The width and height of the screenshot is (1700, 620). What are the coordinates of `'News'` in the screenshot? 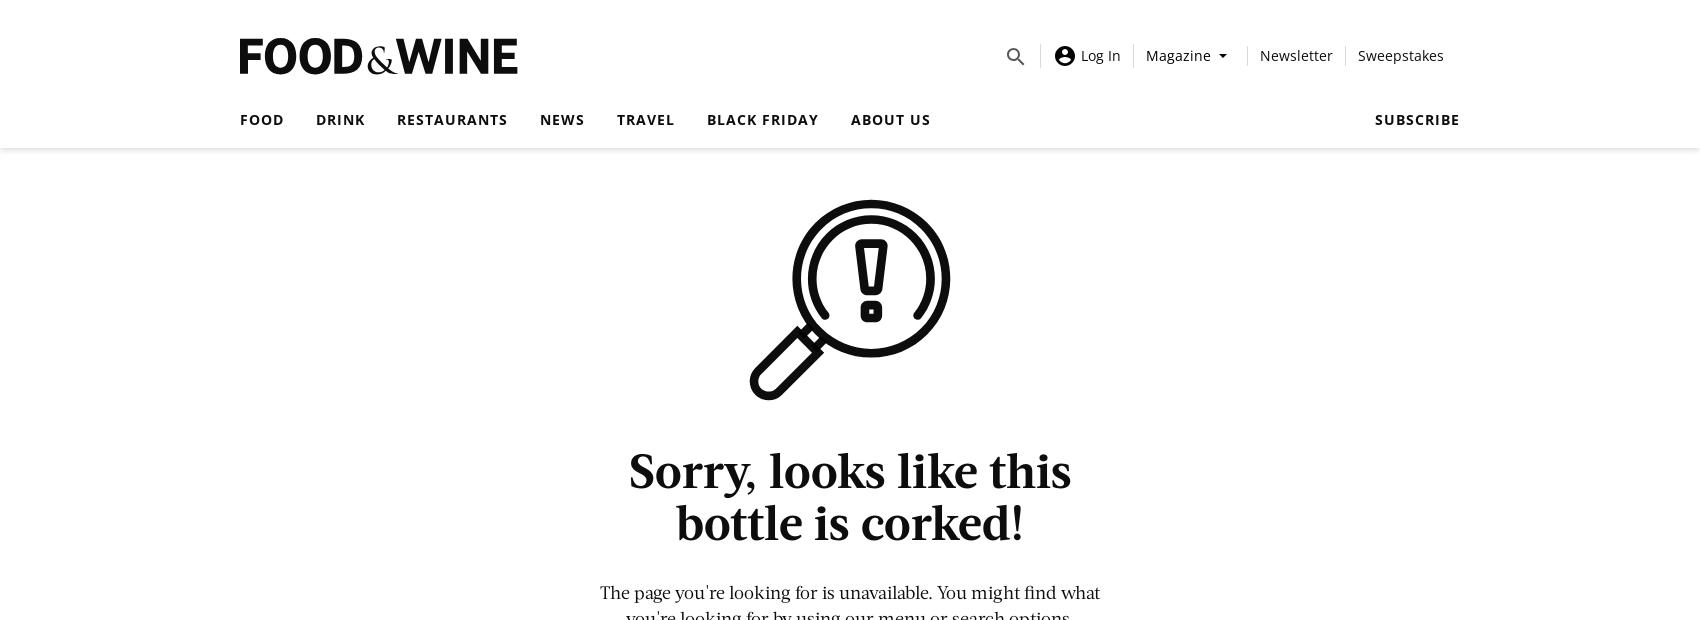 It's located at (561, 119).